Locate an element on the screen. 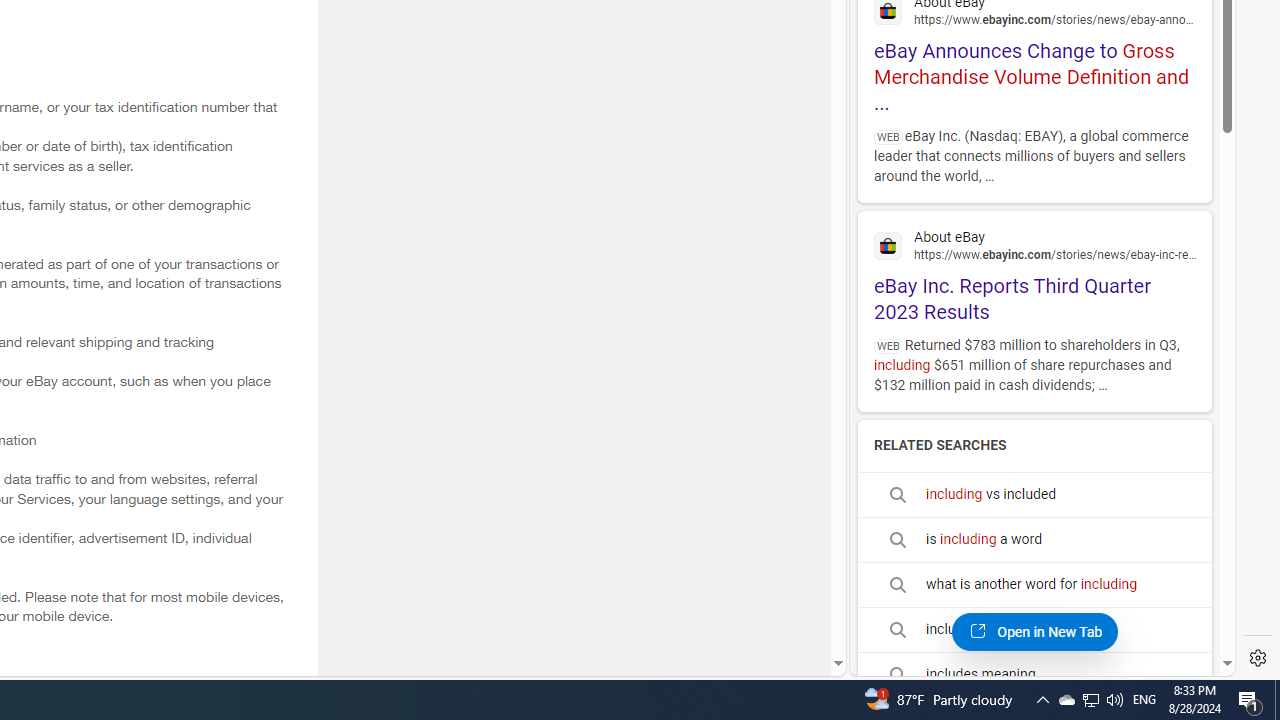 Image resolution: width=1280 pixels, height=720 pixels. 'includes synonym' is located at coordinates (1034, 628).